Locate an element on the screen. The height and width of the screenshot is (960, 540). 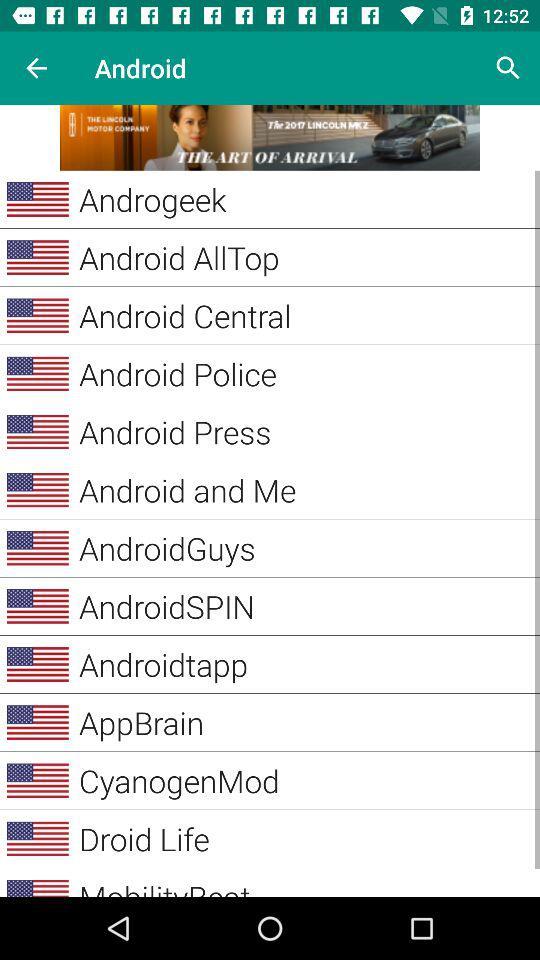
menu finder is located at coordinates (270, 136).